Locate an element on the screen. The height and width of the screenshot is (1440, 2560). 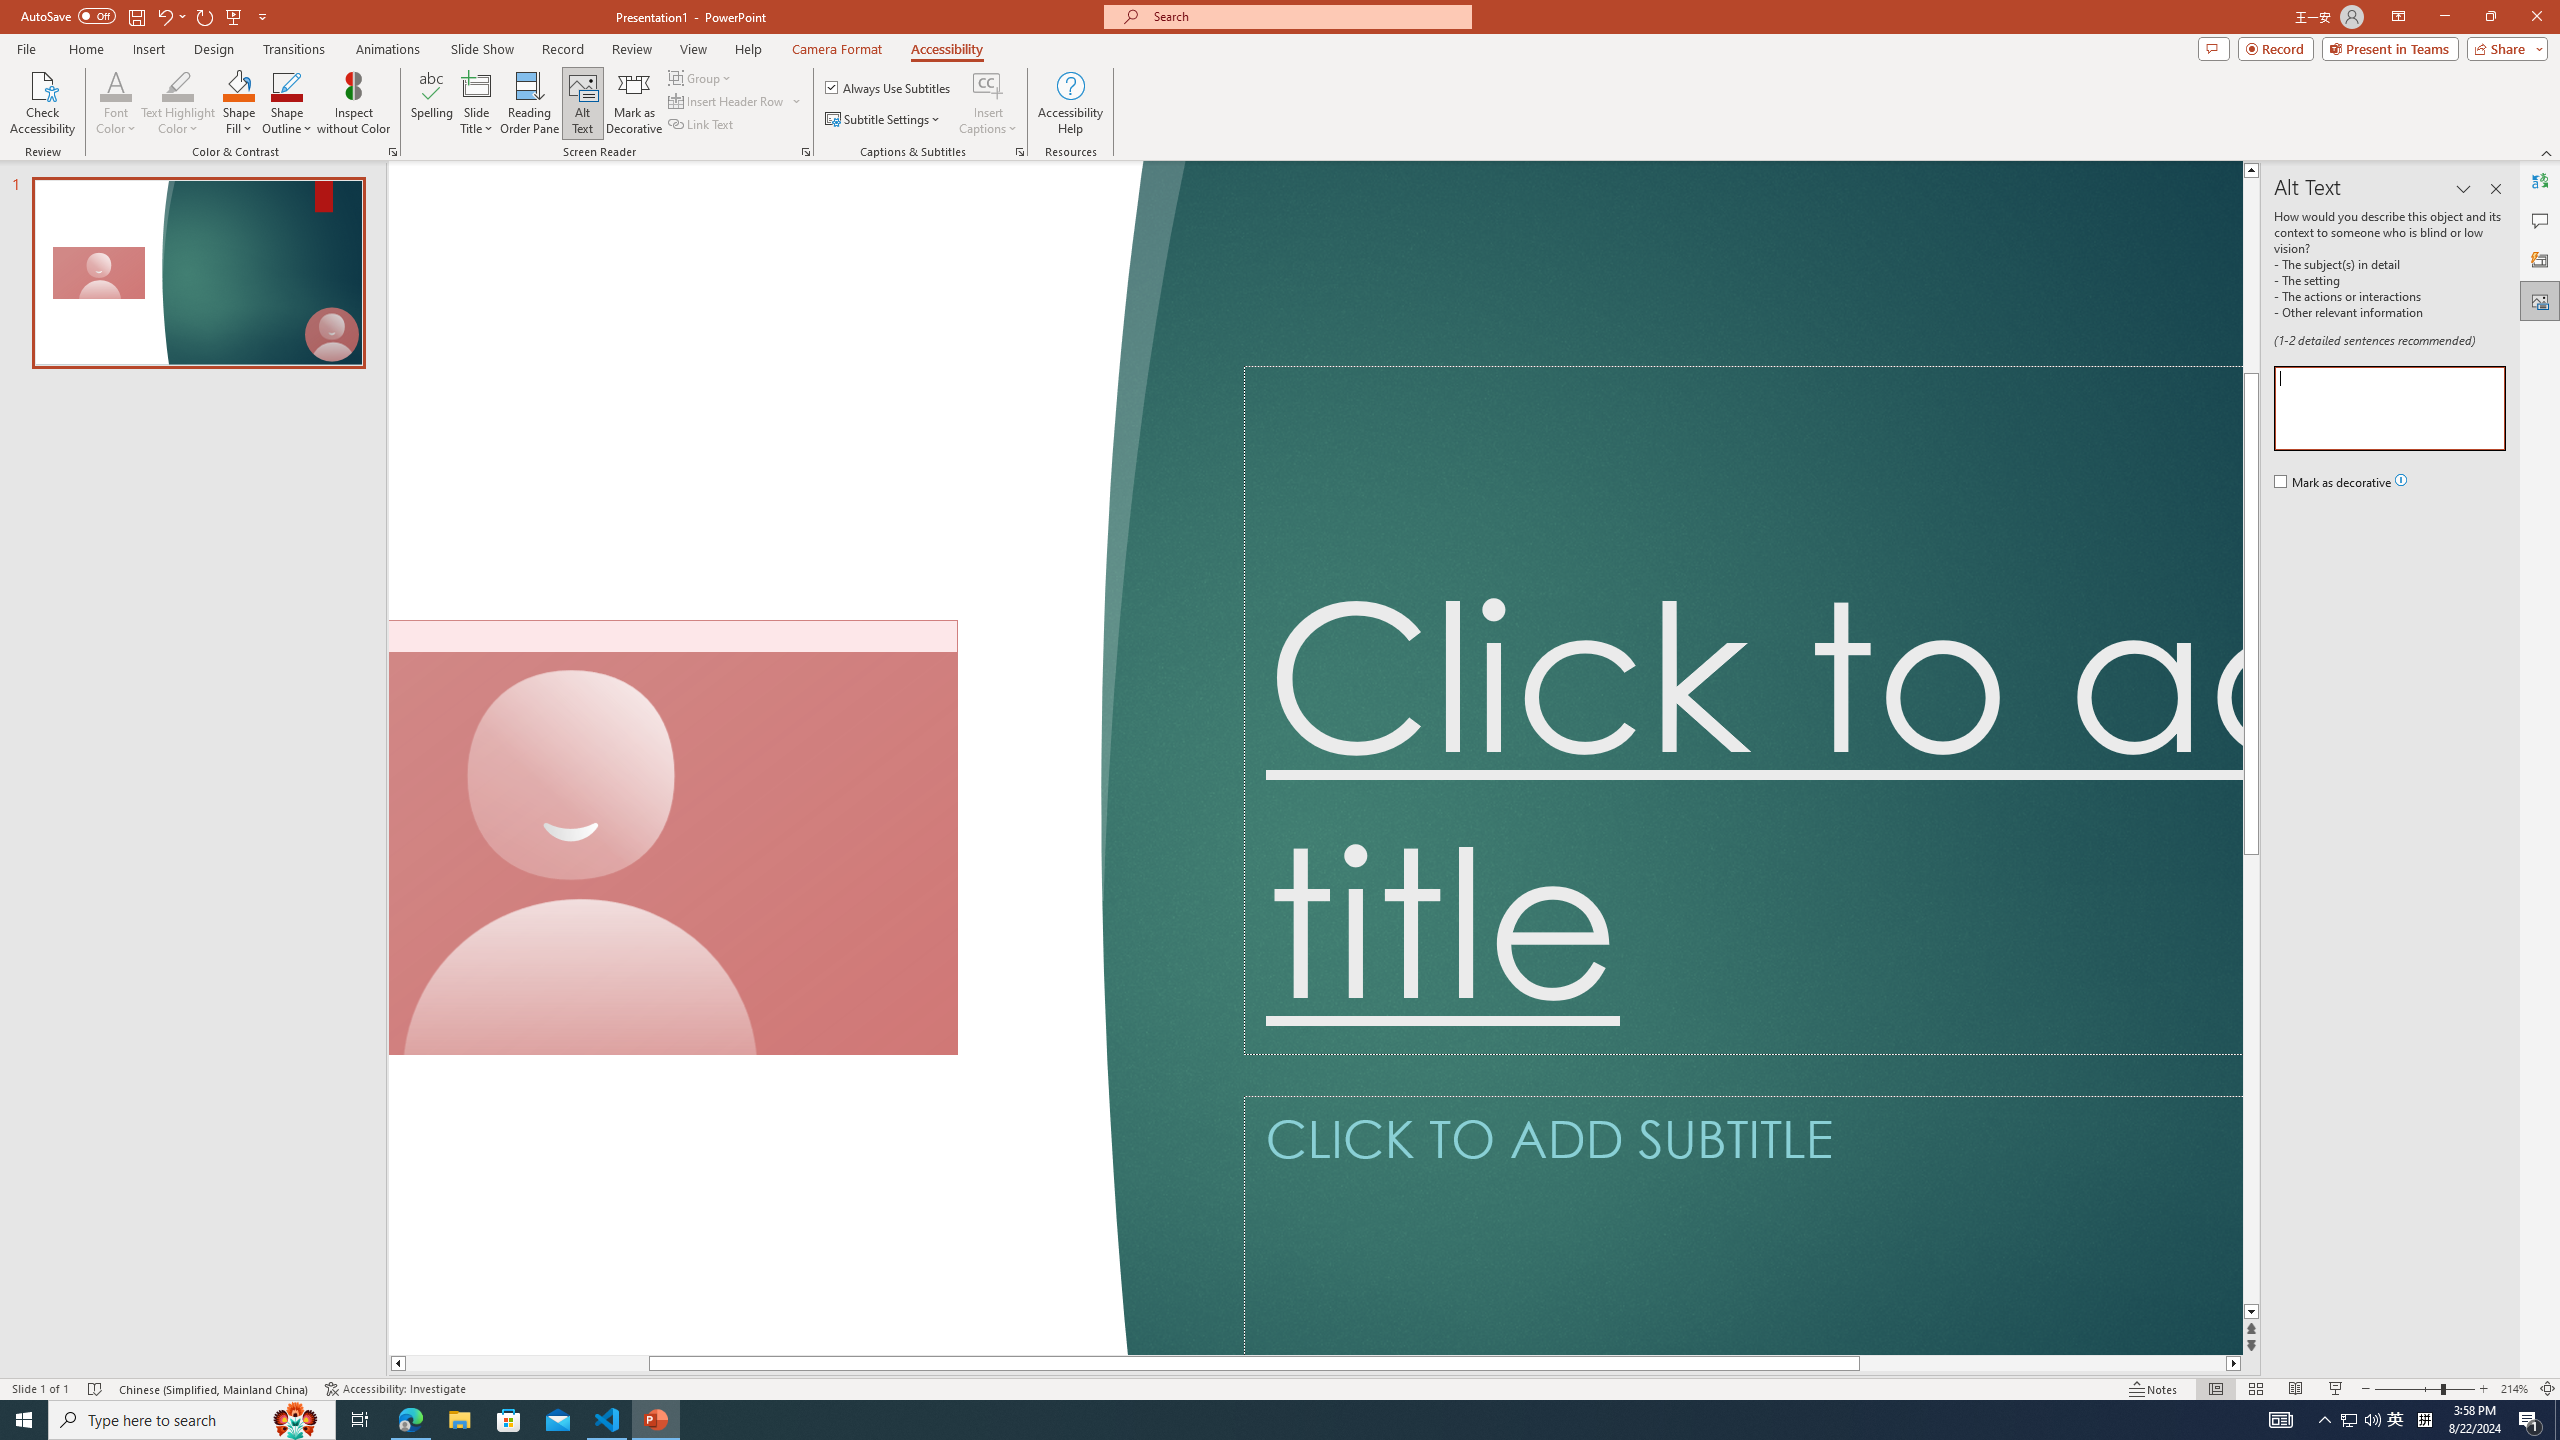
'Screen Reader' is located at coordinates (806, 150).